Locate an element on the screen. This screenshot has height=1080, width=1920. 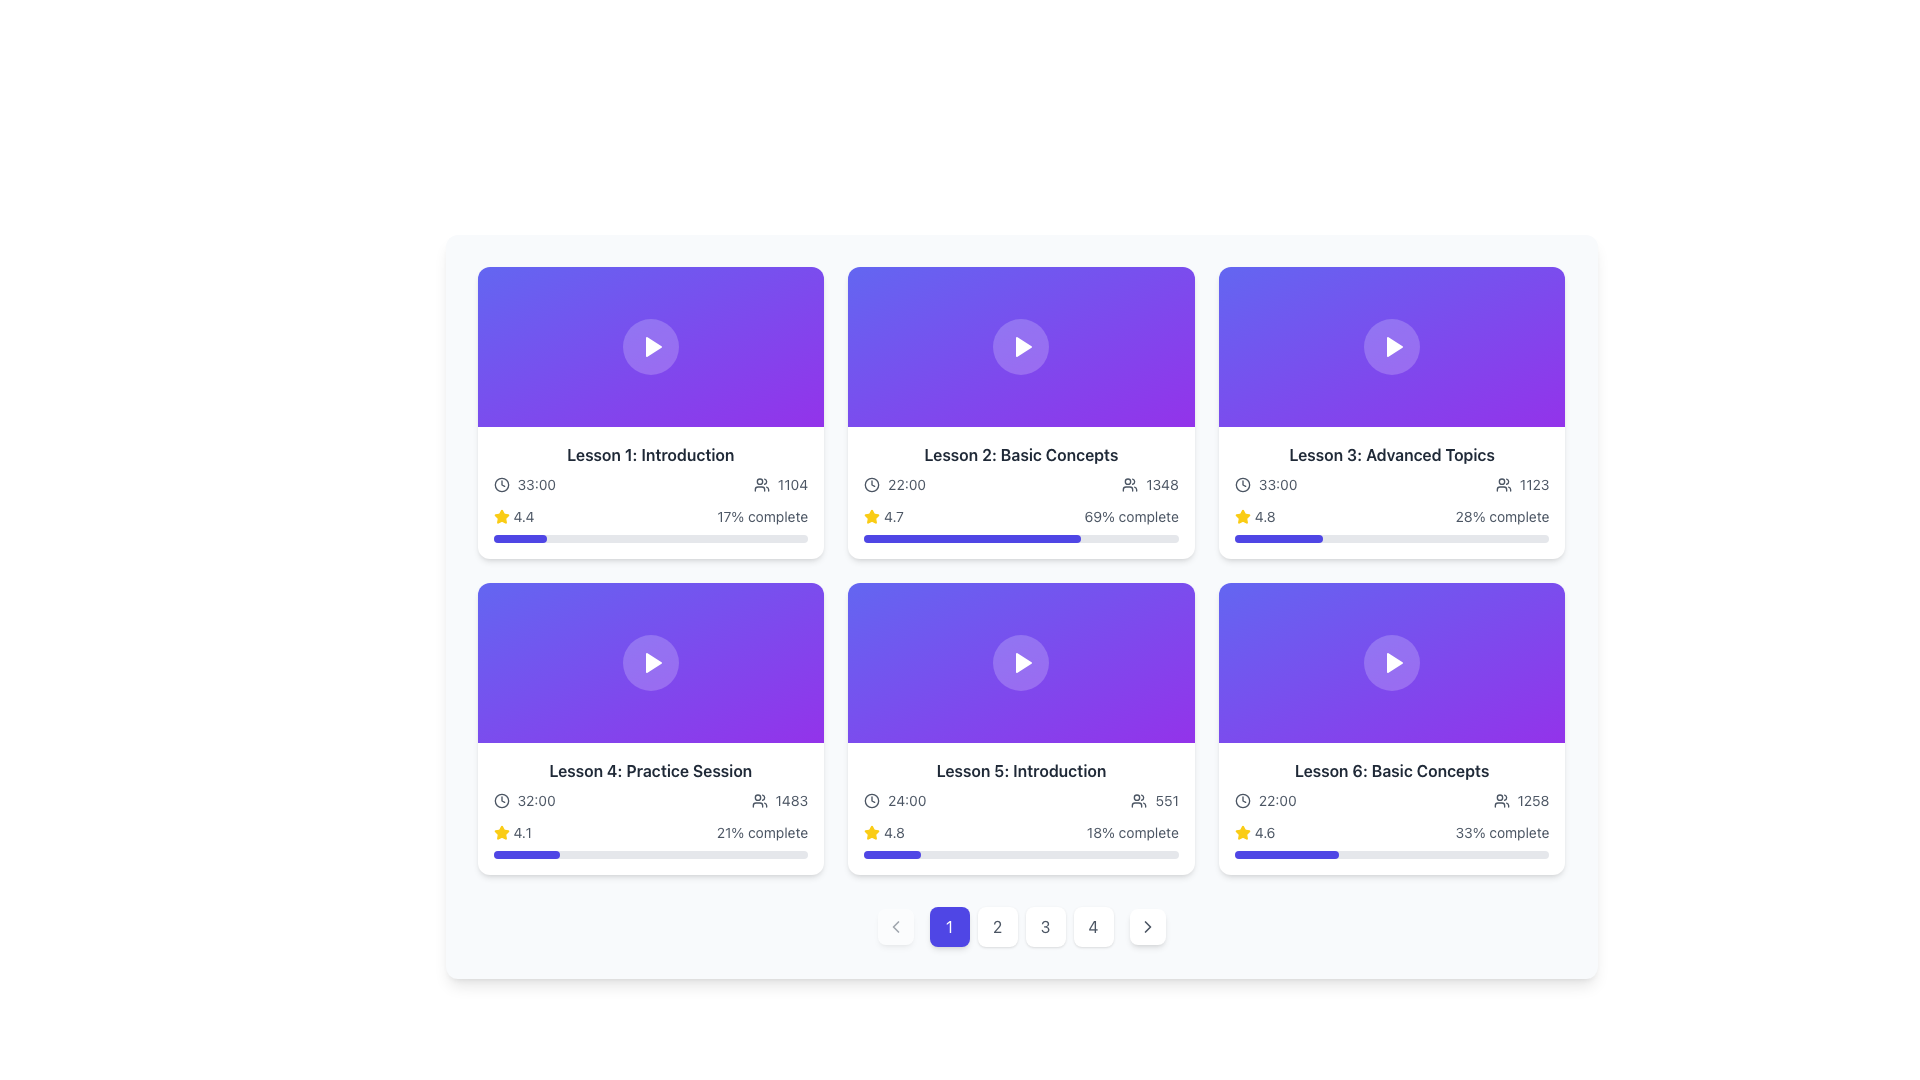
the play button located at the center of the fifth card in a grid layout, which is situated in the second row, third column, and is inside a circular button is located at coordinates (1023, 663).